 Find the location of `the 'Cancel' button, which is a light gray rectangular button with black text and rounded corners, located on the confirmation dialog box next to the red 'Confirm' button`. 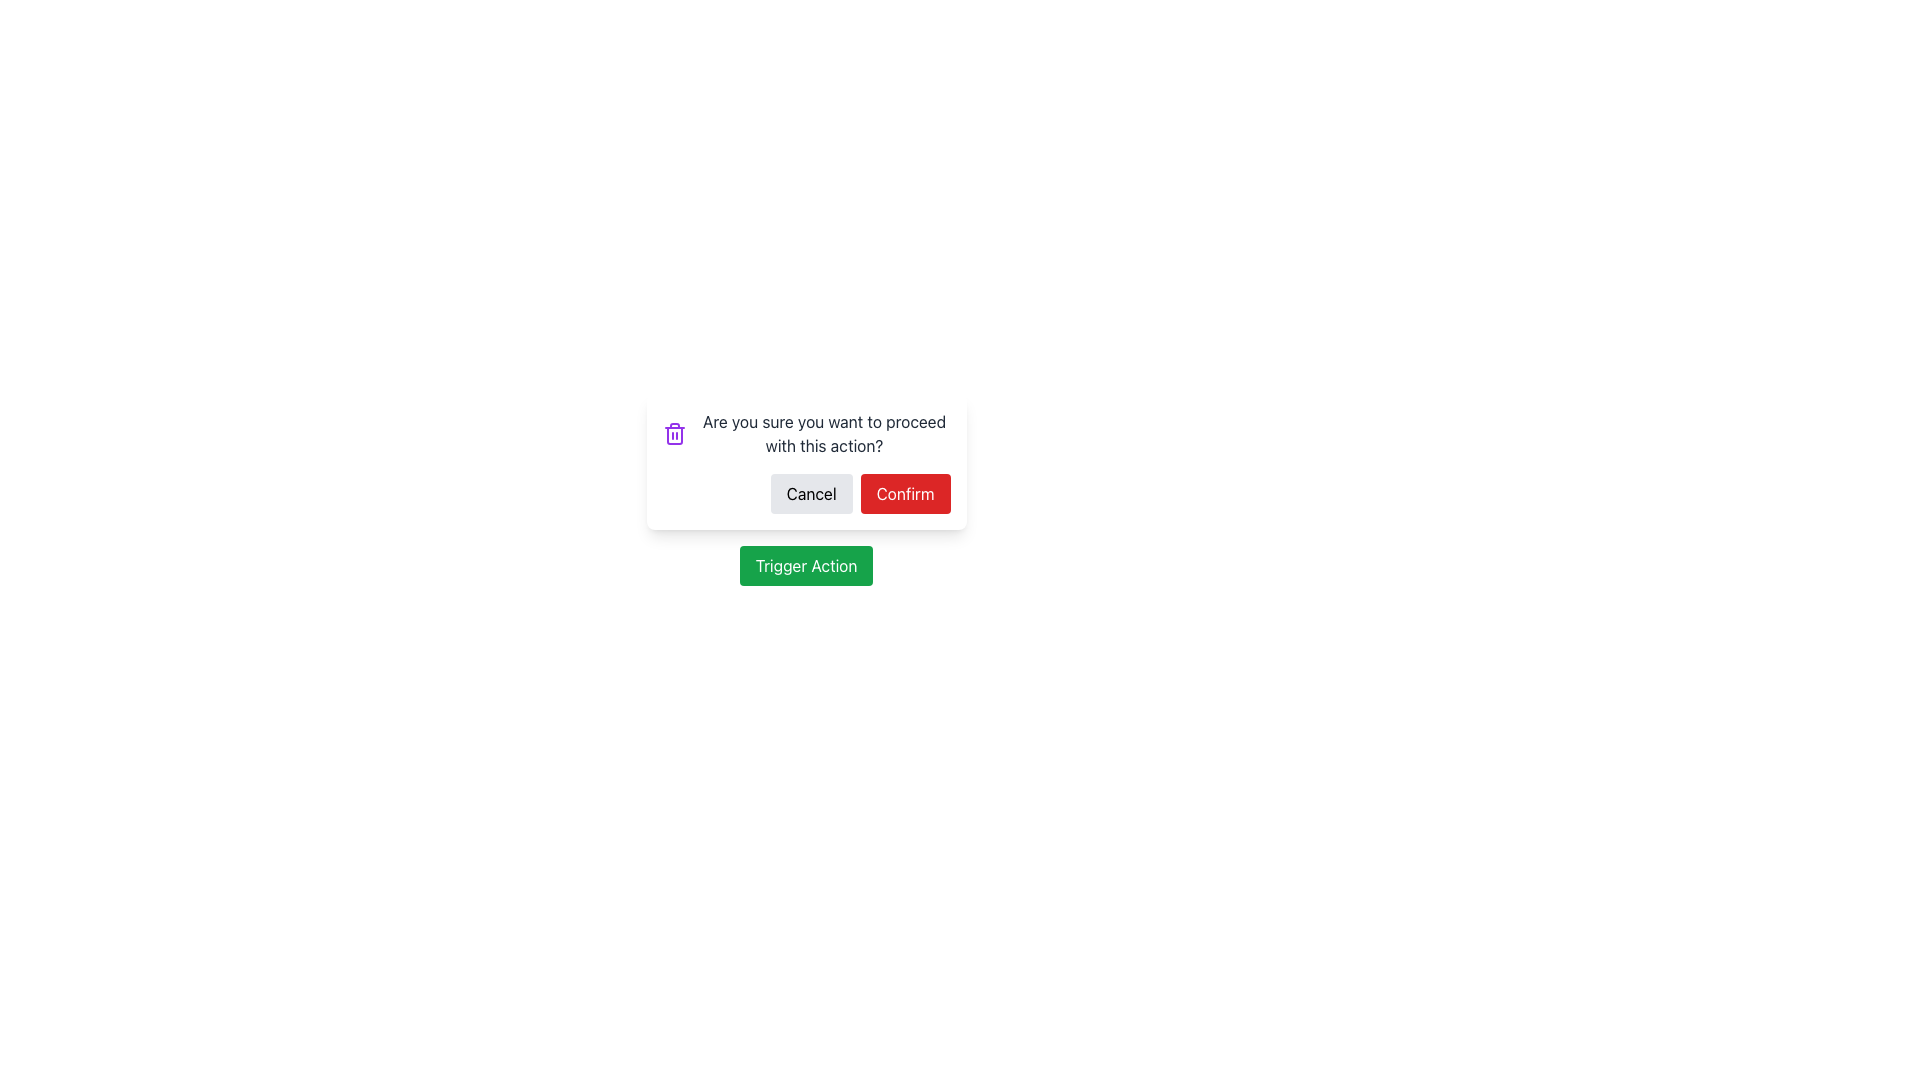

the 'Cancel' button, which is a light gray rectangular button with black text and rounded corners, located on the confirmation dialog box next to the red 'Confirm' button is located at coordinates (806, 493).